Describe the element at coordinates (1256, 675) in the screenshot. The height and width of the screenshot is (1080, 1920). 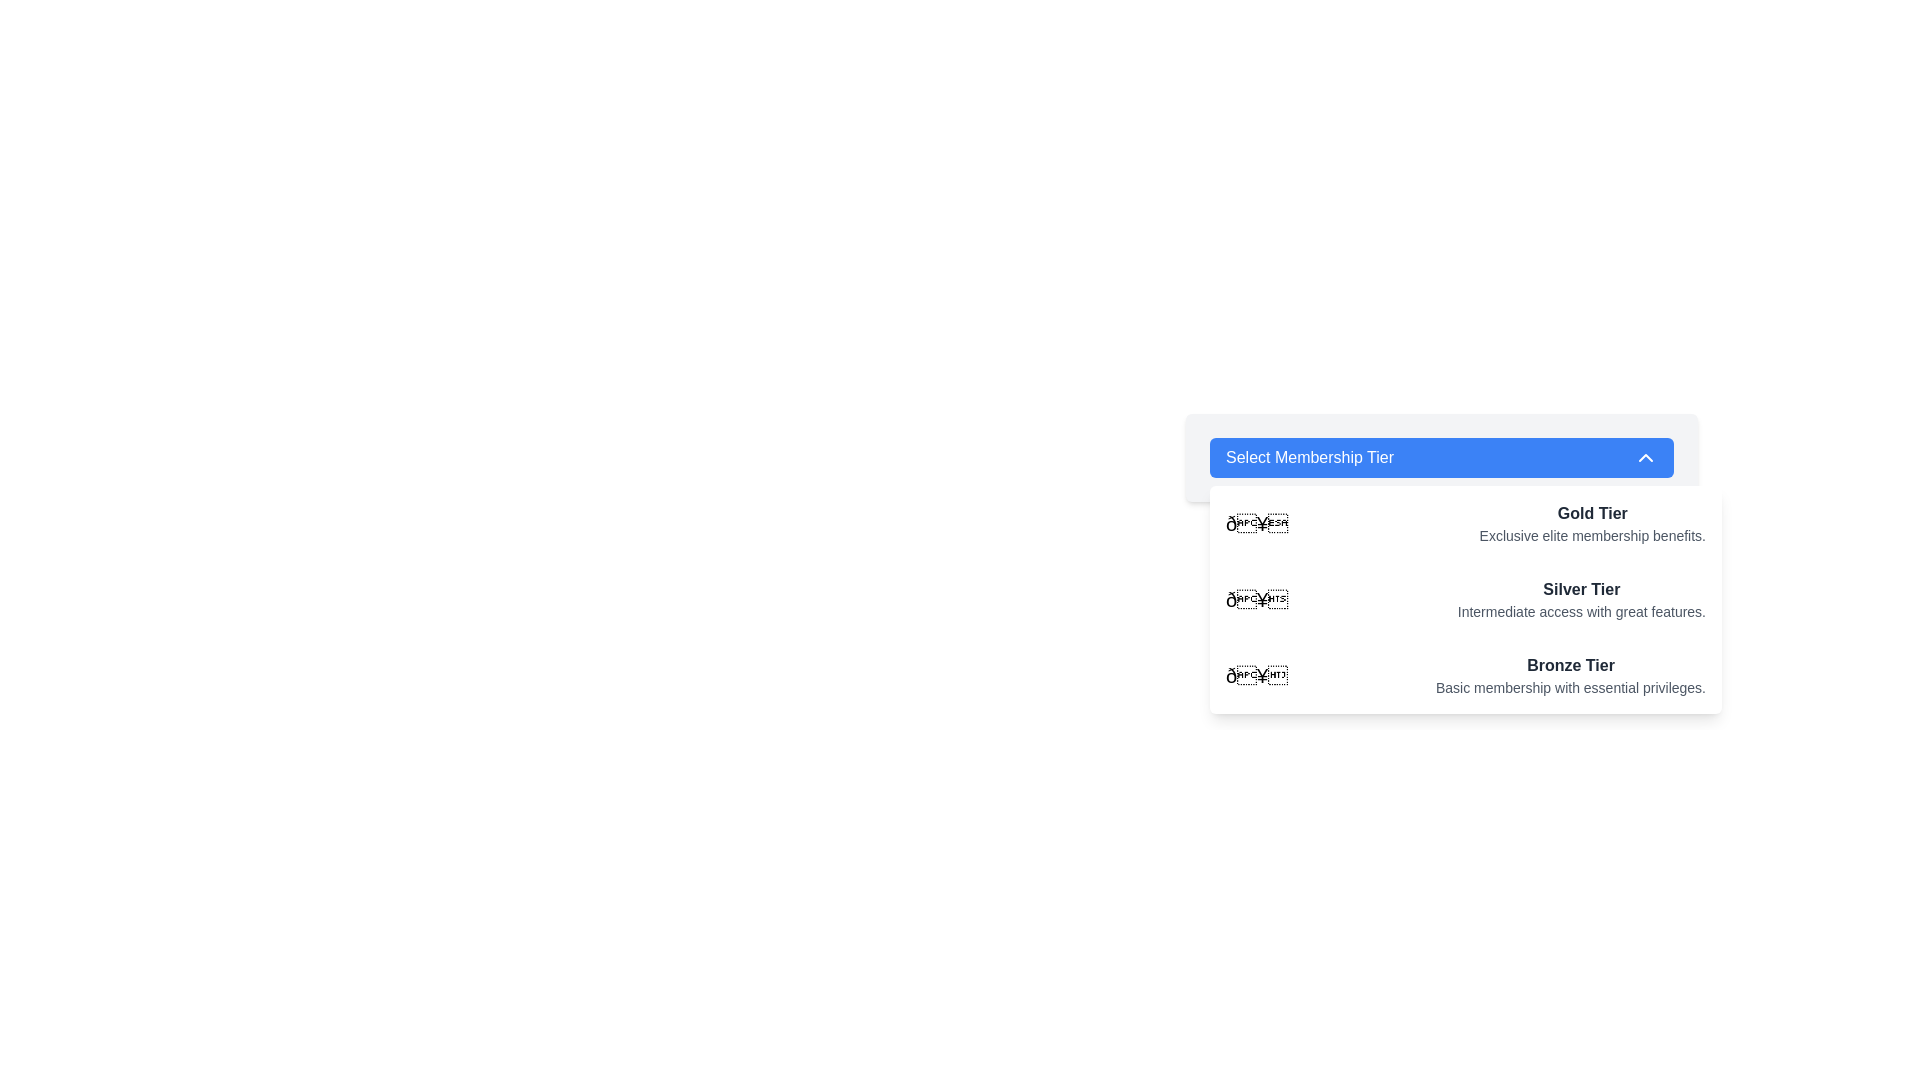
I see `the emoji symbol representing the 'Bronze Tier' membership, which is styled at a larger font size and located to the left of the text 'Bronze Tier.'` at that location.